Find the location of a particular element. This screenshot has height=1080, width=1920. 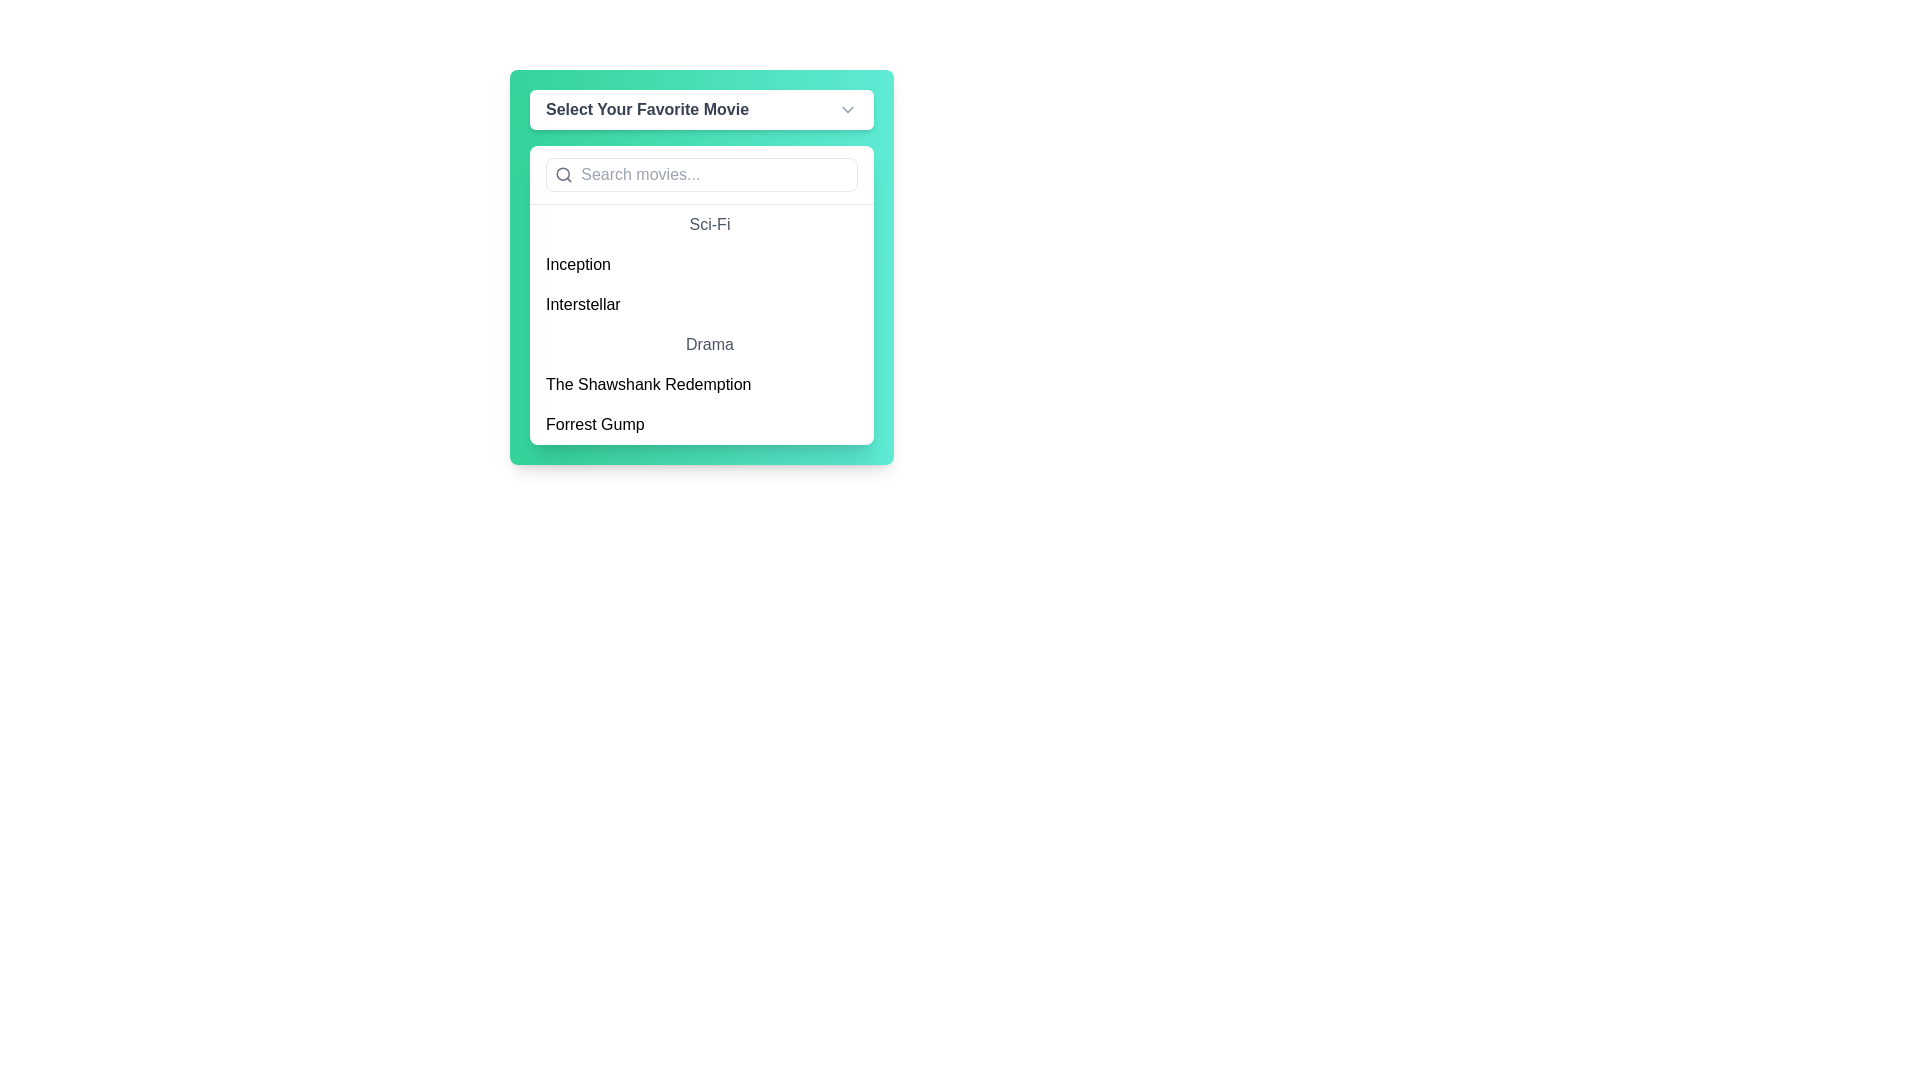

the option titled 'The Shawshank Redemption' in the dropdown list under the 'Drama' category is located at coordinates (701, 385).